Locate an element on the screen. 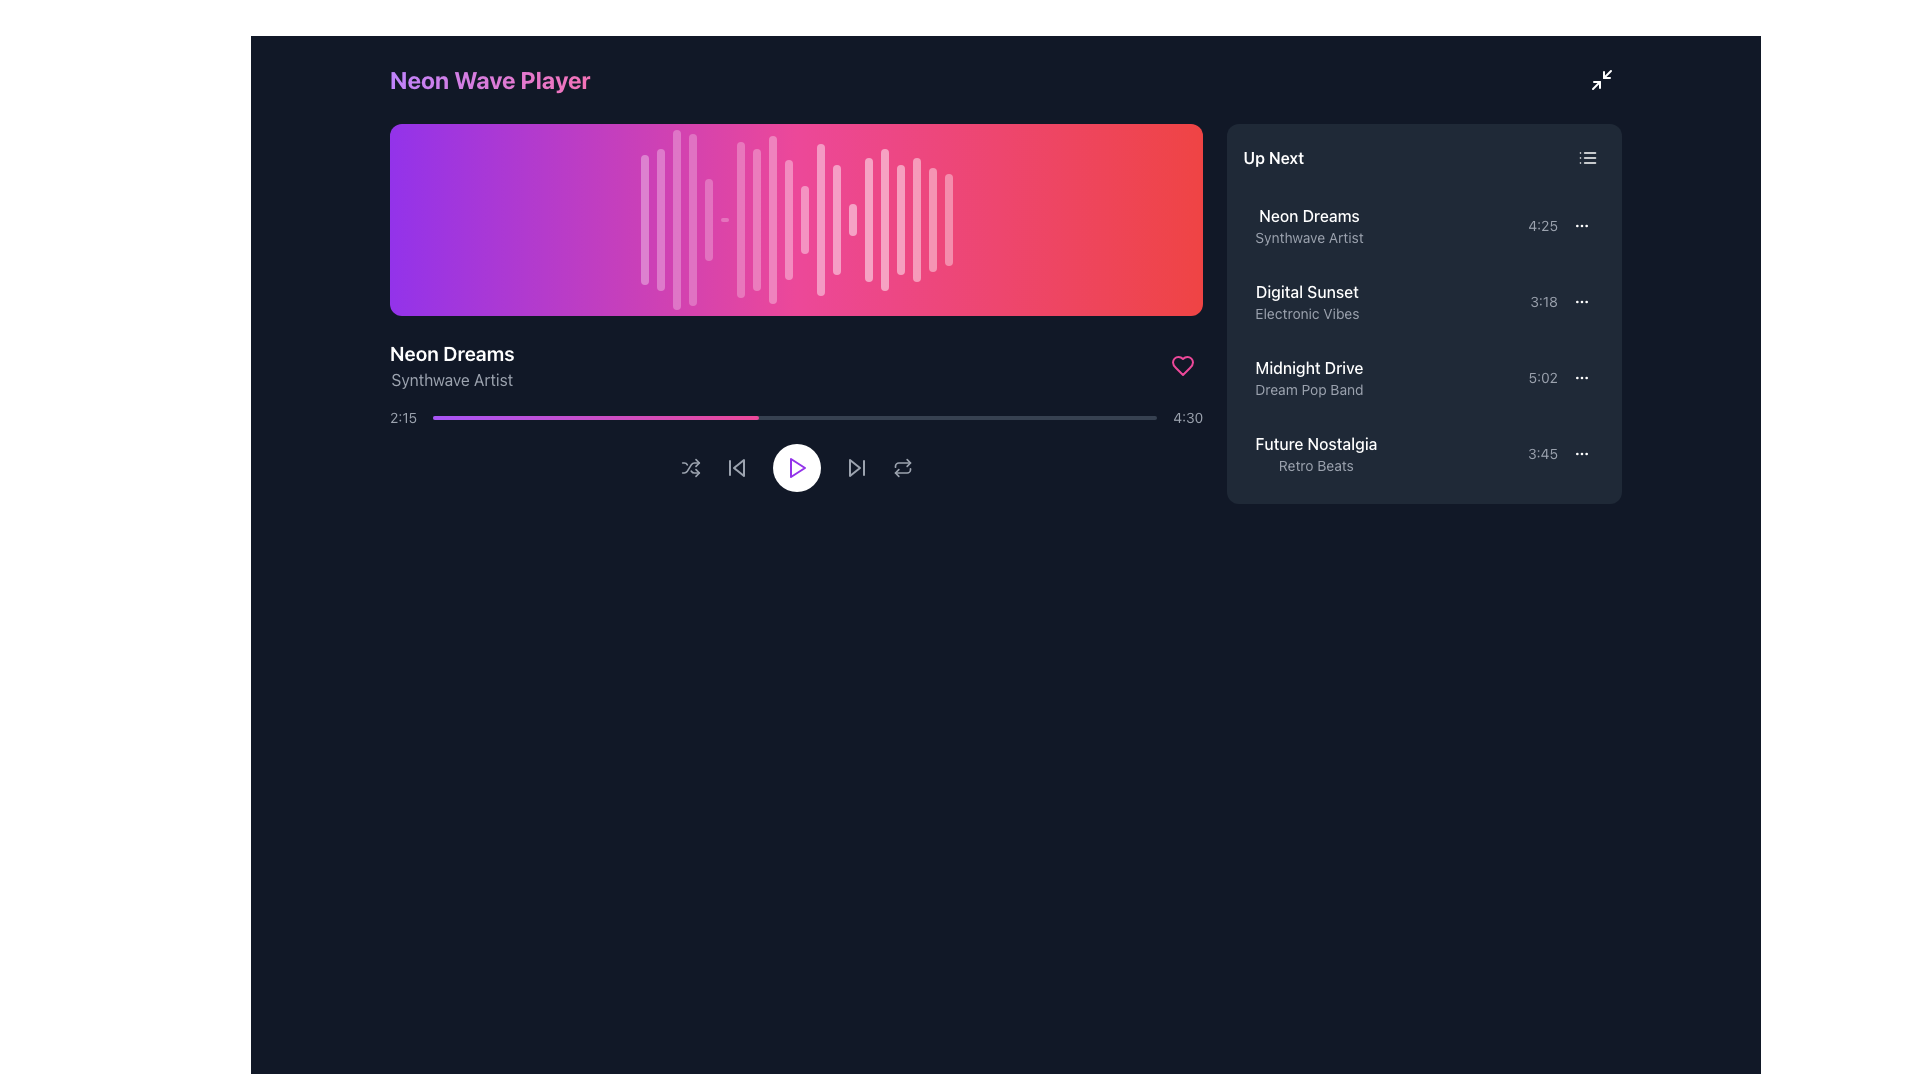 Image resolution: width=1920 pixels, height=1080 pixels. the 17th decorative vertical bar representing soundwave dynamics is located at coordinates (899, 219).